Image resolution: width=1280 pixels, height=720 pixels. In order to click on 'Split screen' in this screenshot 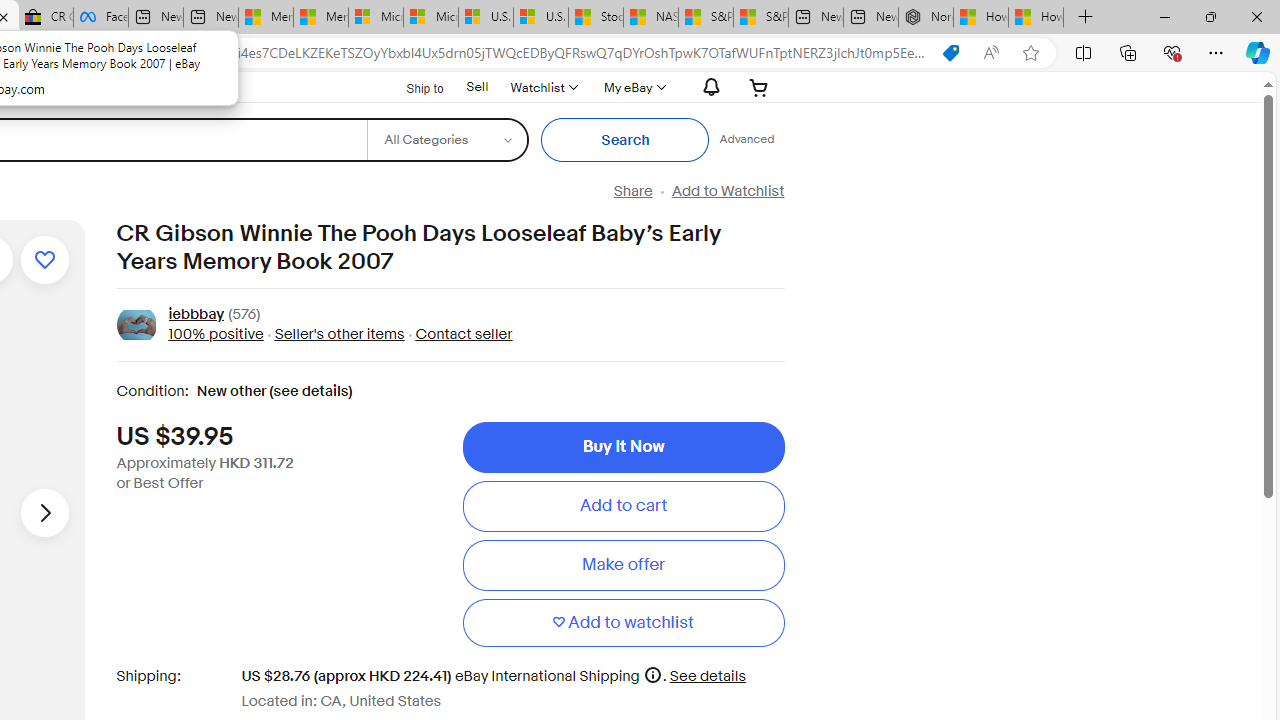, I will do `click(1082, 51)`.